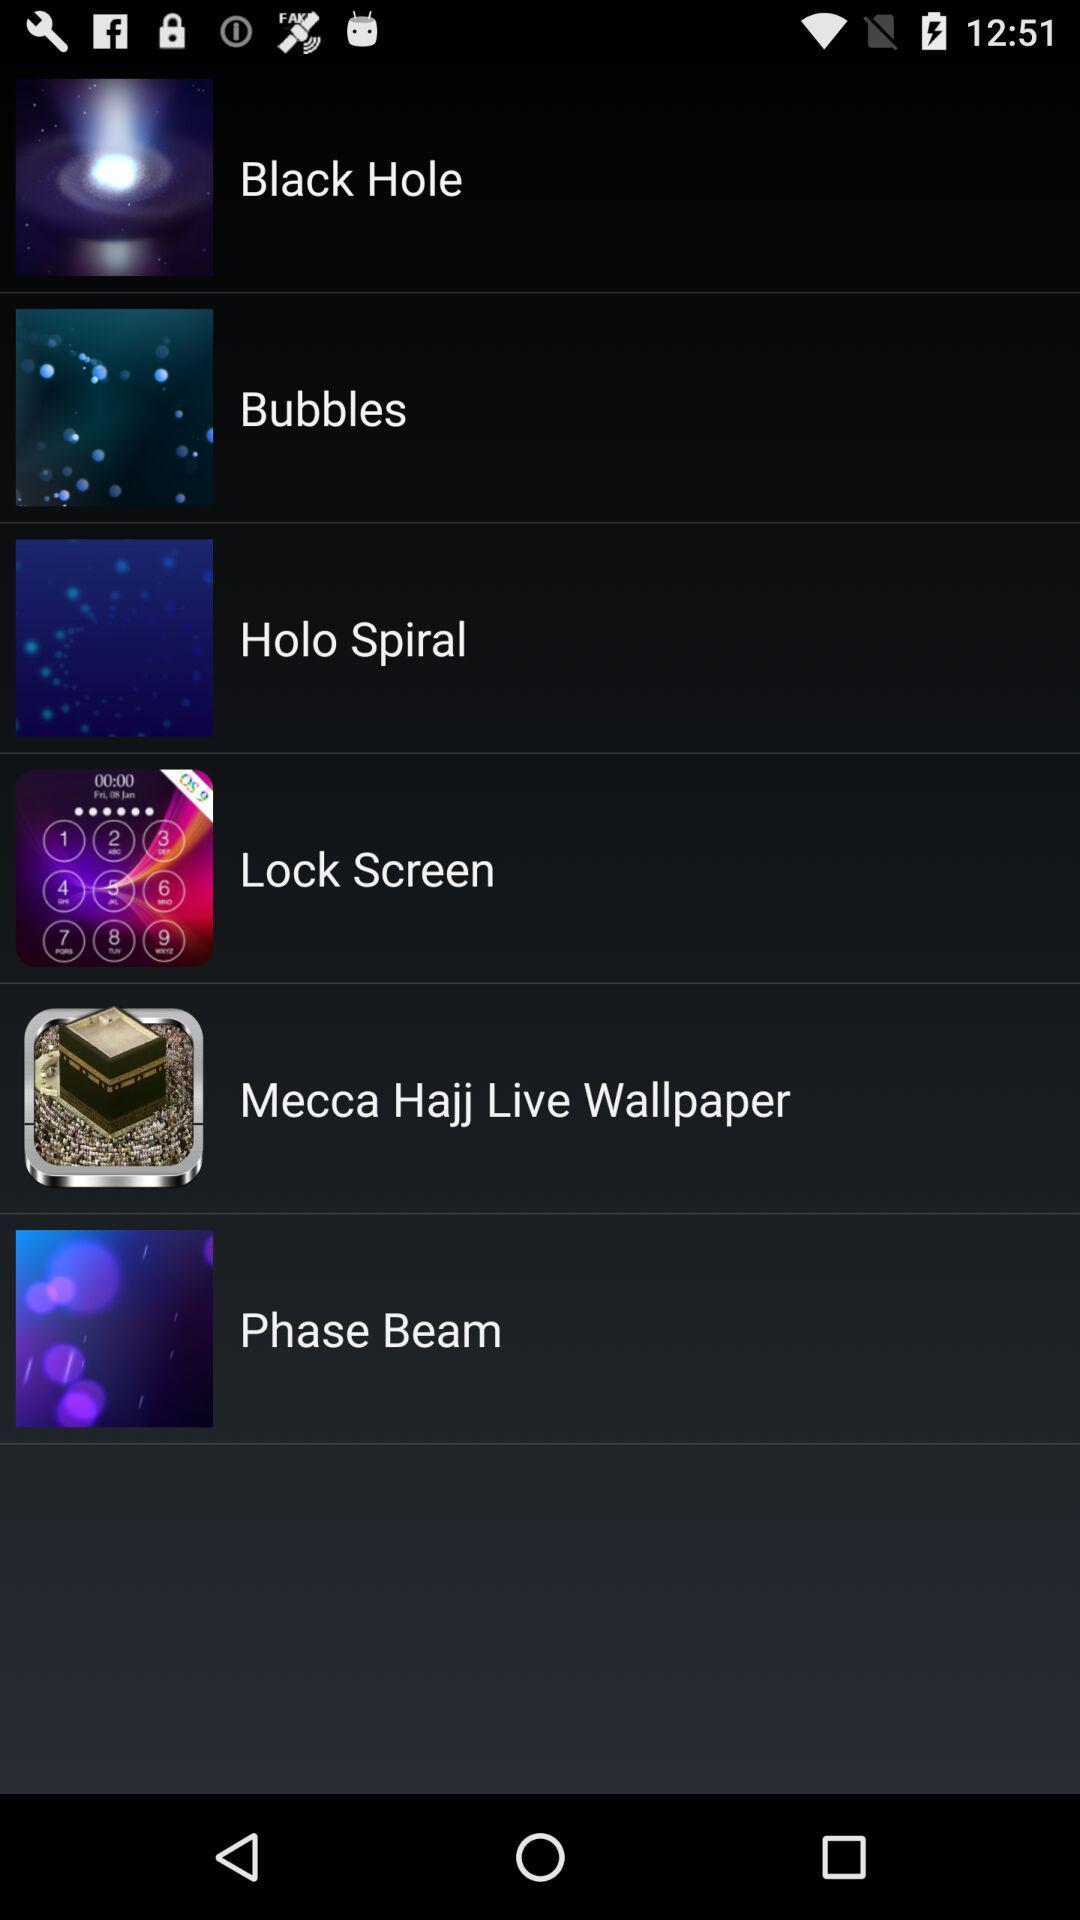 This screenshot has height=1920, width=1080. I want to click on the bubbles item, so click(322, 406).